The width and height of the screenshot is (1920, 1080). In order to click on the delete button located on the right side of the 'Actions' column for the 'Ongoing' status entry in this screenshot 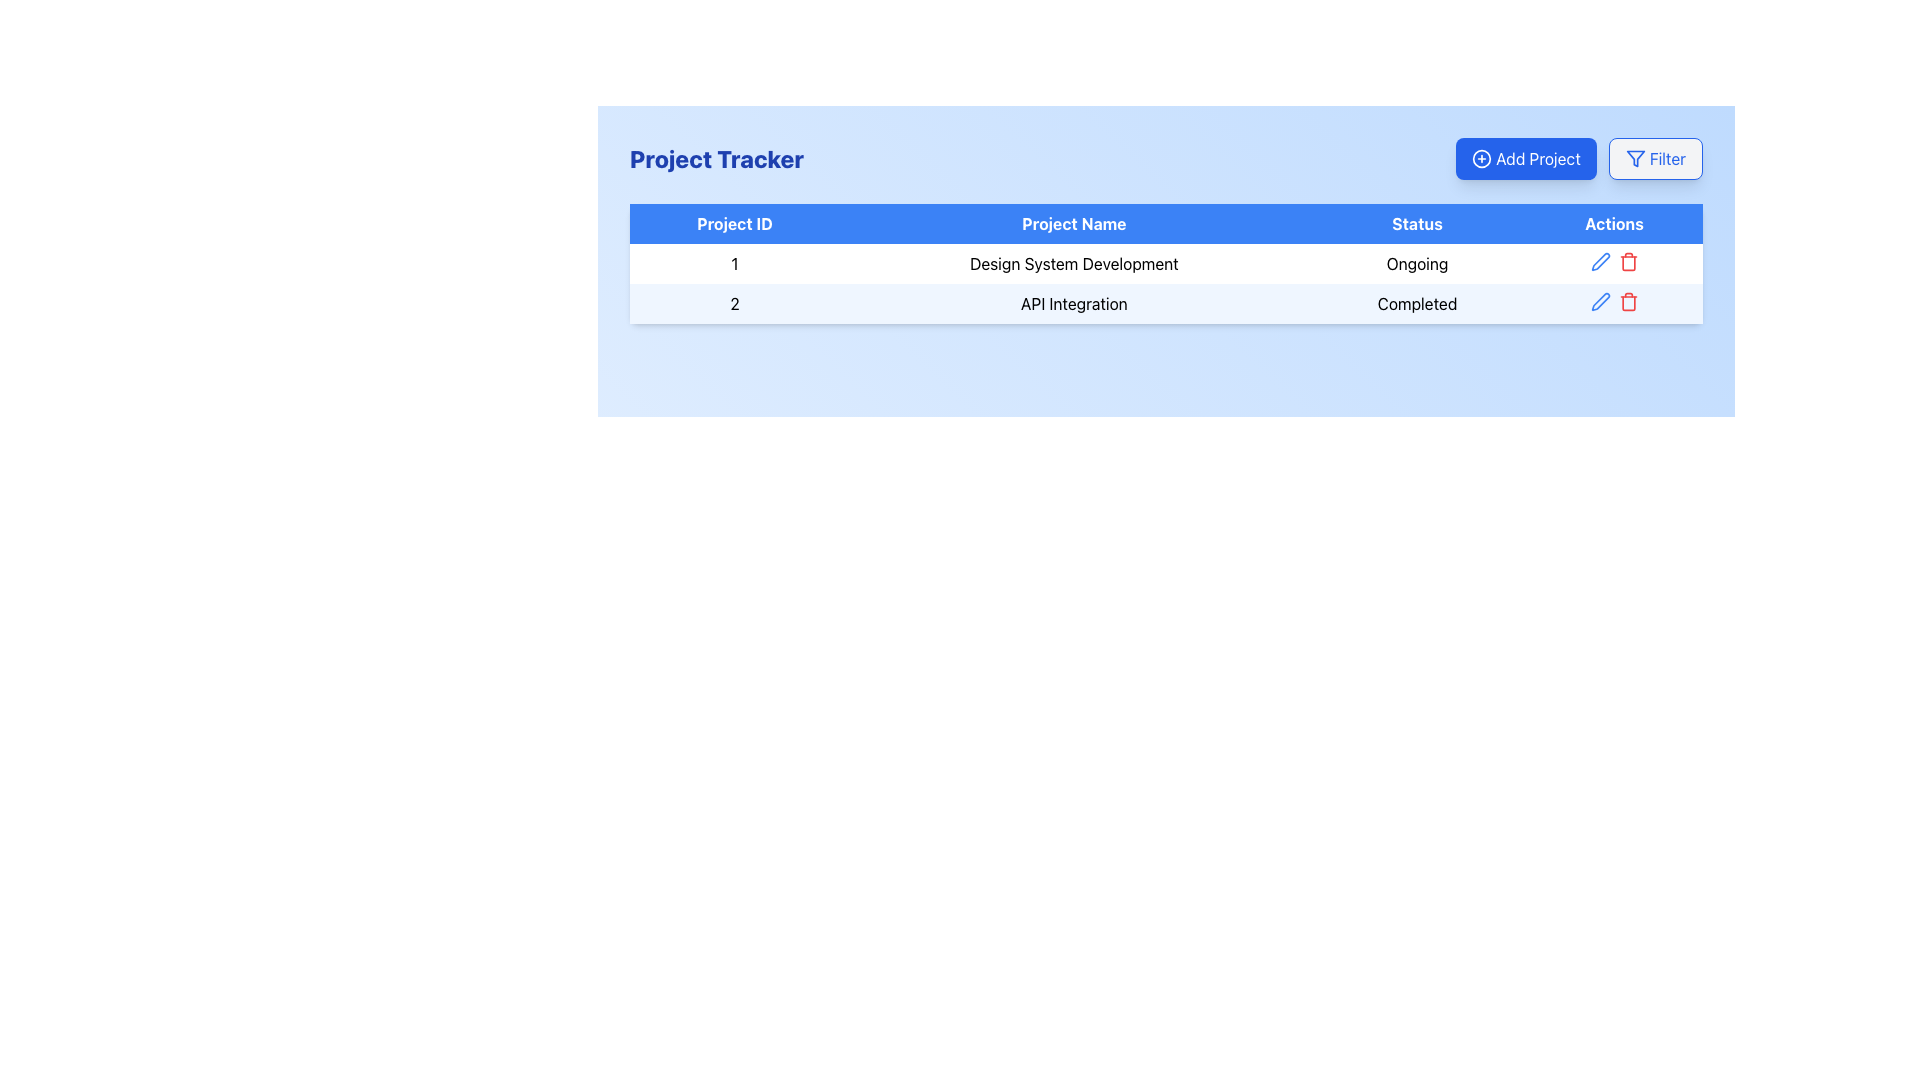, I will do `click(1628, 261)`.